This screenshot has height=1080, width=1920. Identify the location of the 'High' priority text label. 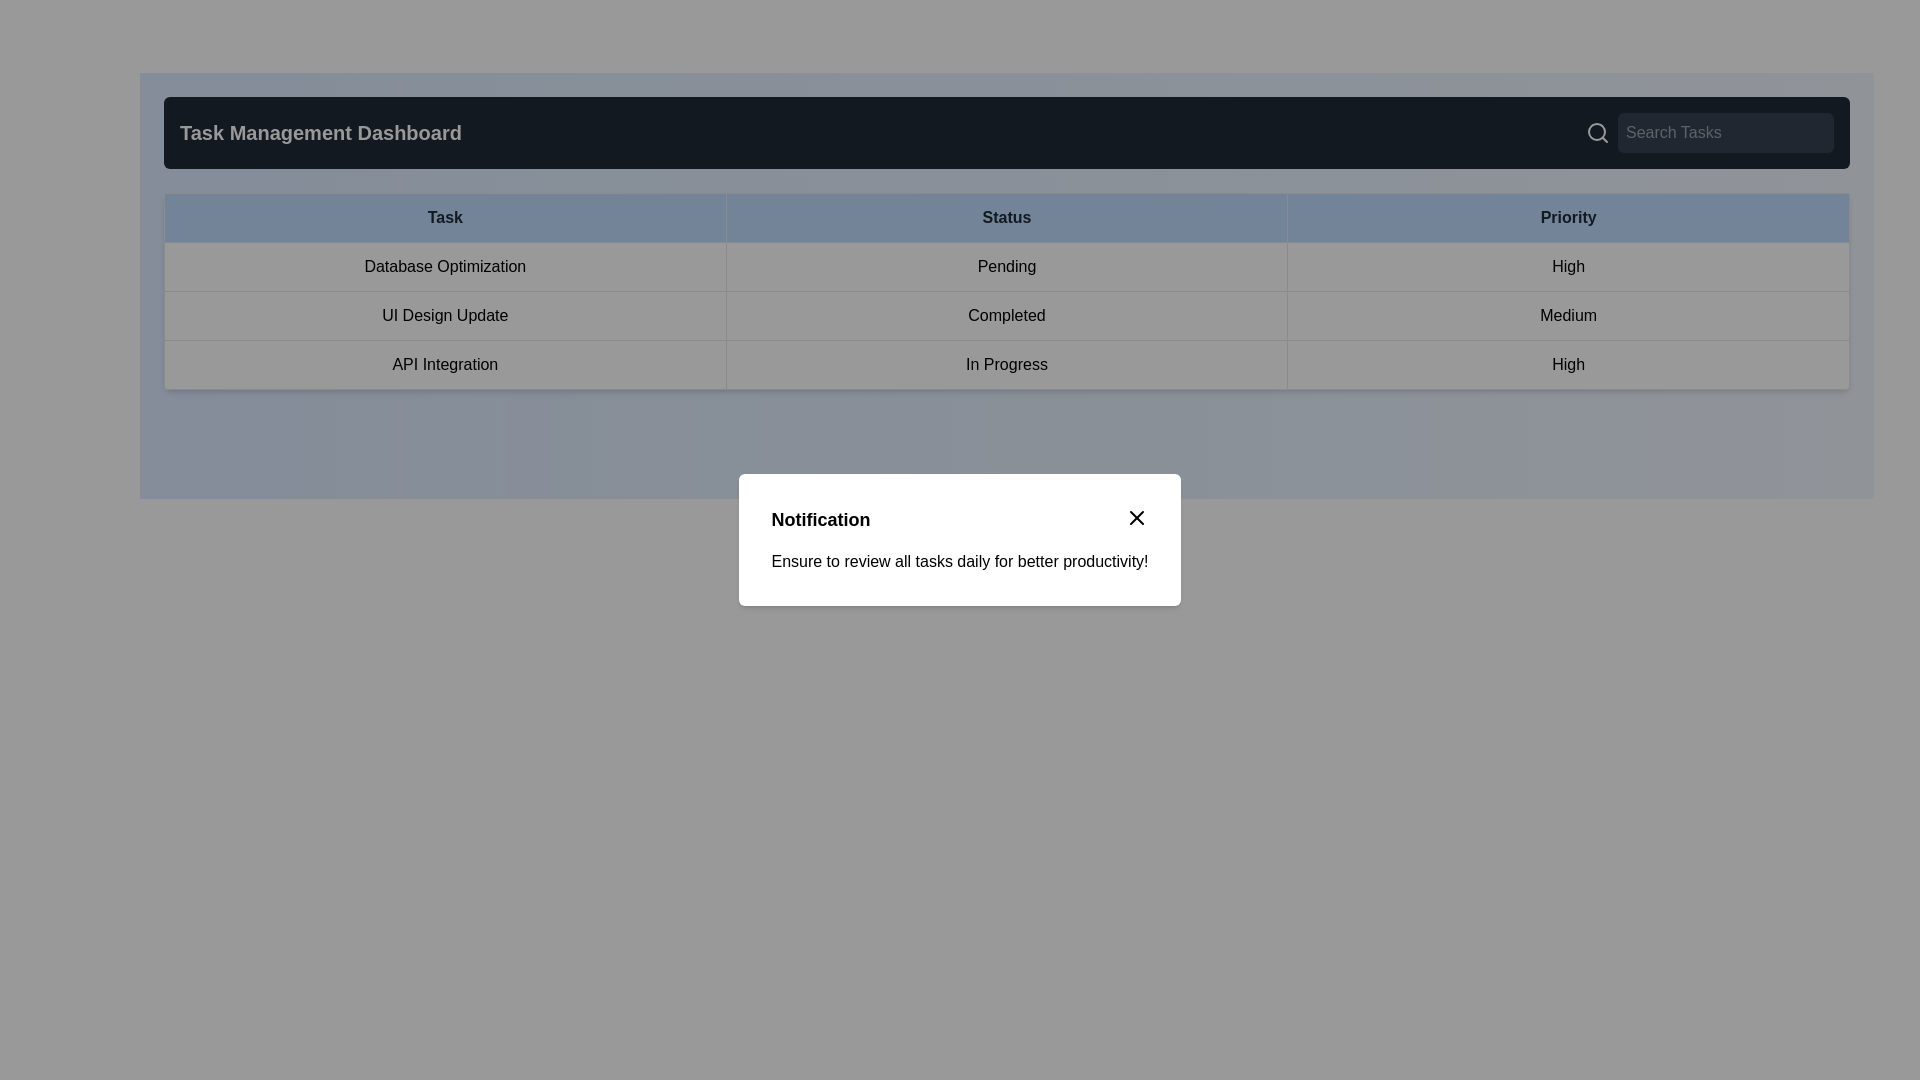
(1567, 265).